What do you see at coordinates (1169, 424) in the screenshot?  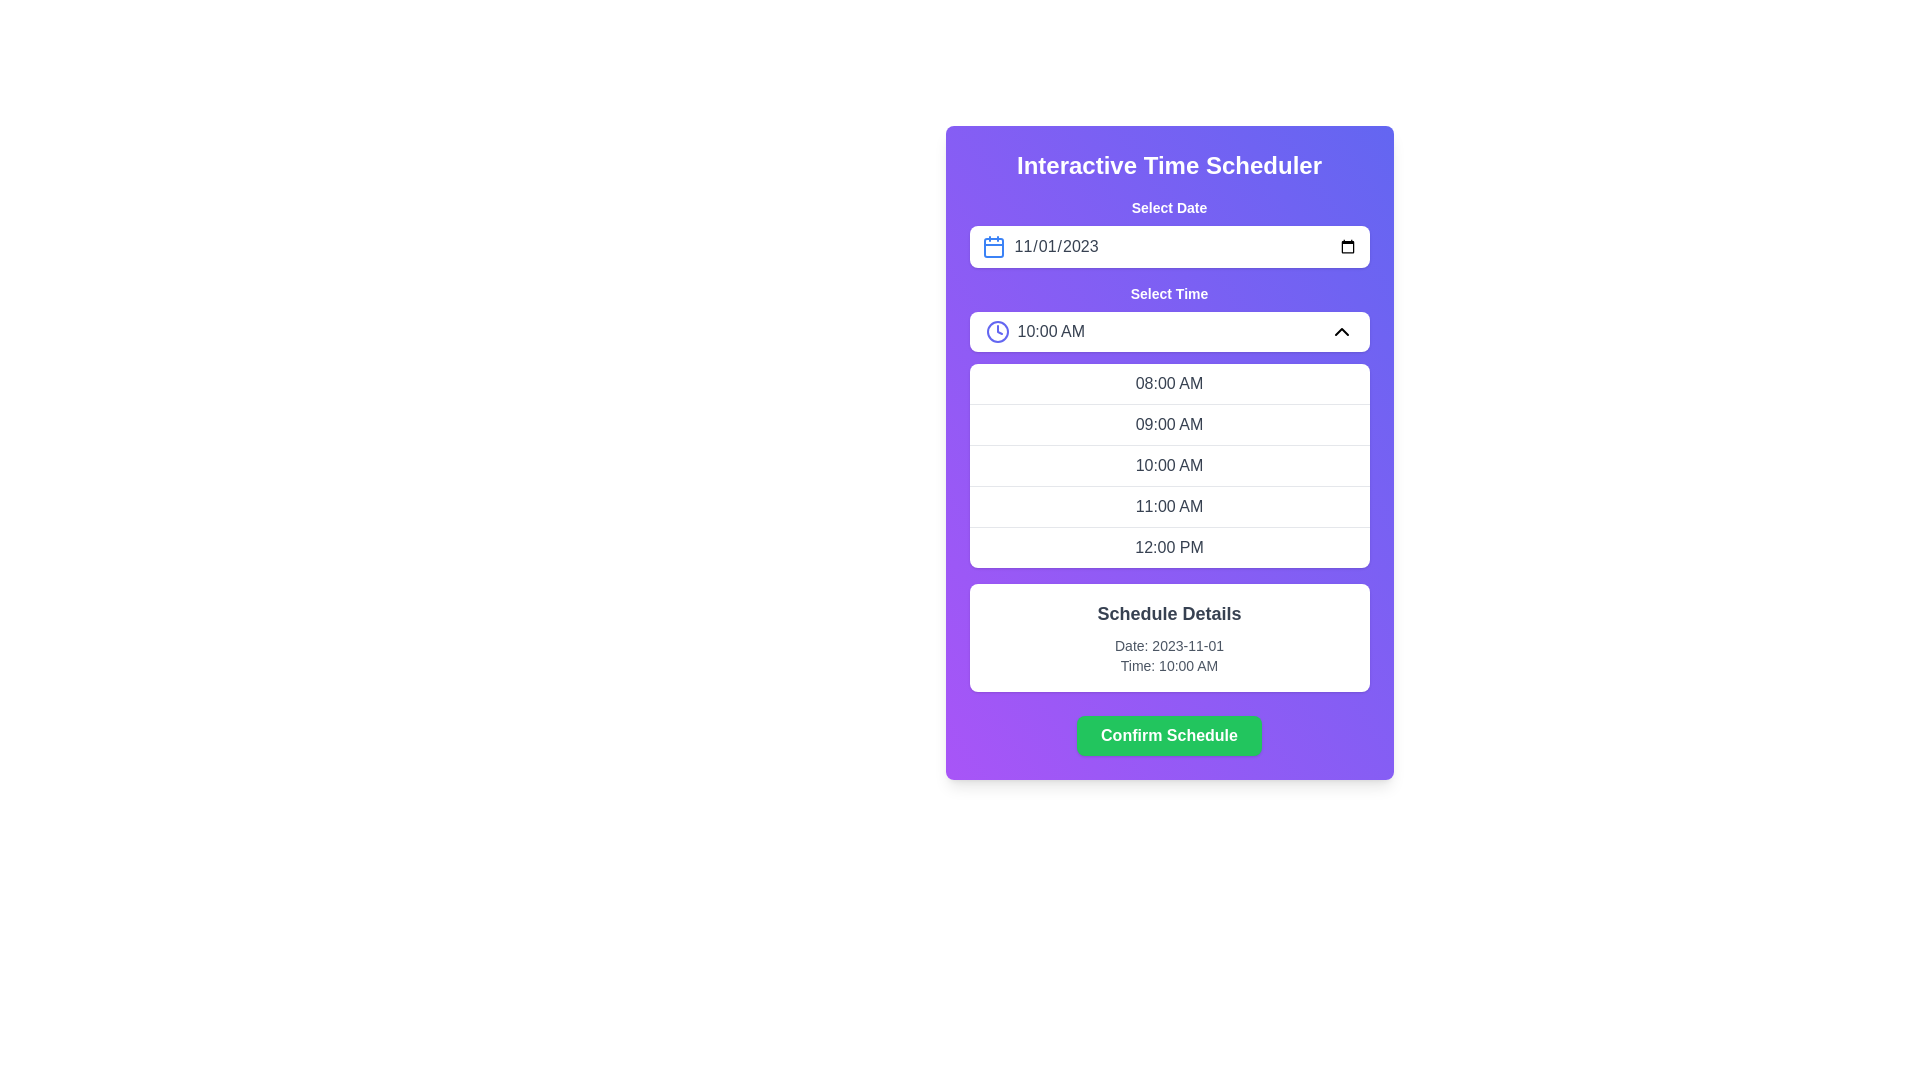 I see `the individual time slot in the dropdown menu located under the 'Select Time' section` at bounding box center [1169, 424].